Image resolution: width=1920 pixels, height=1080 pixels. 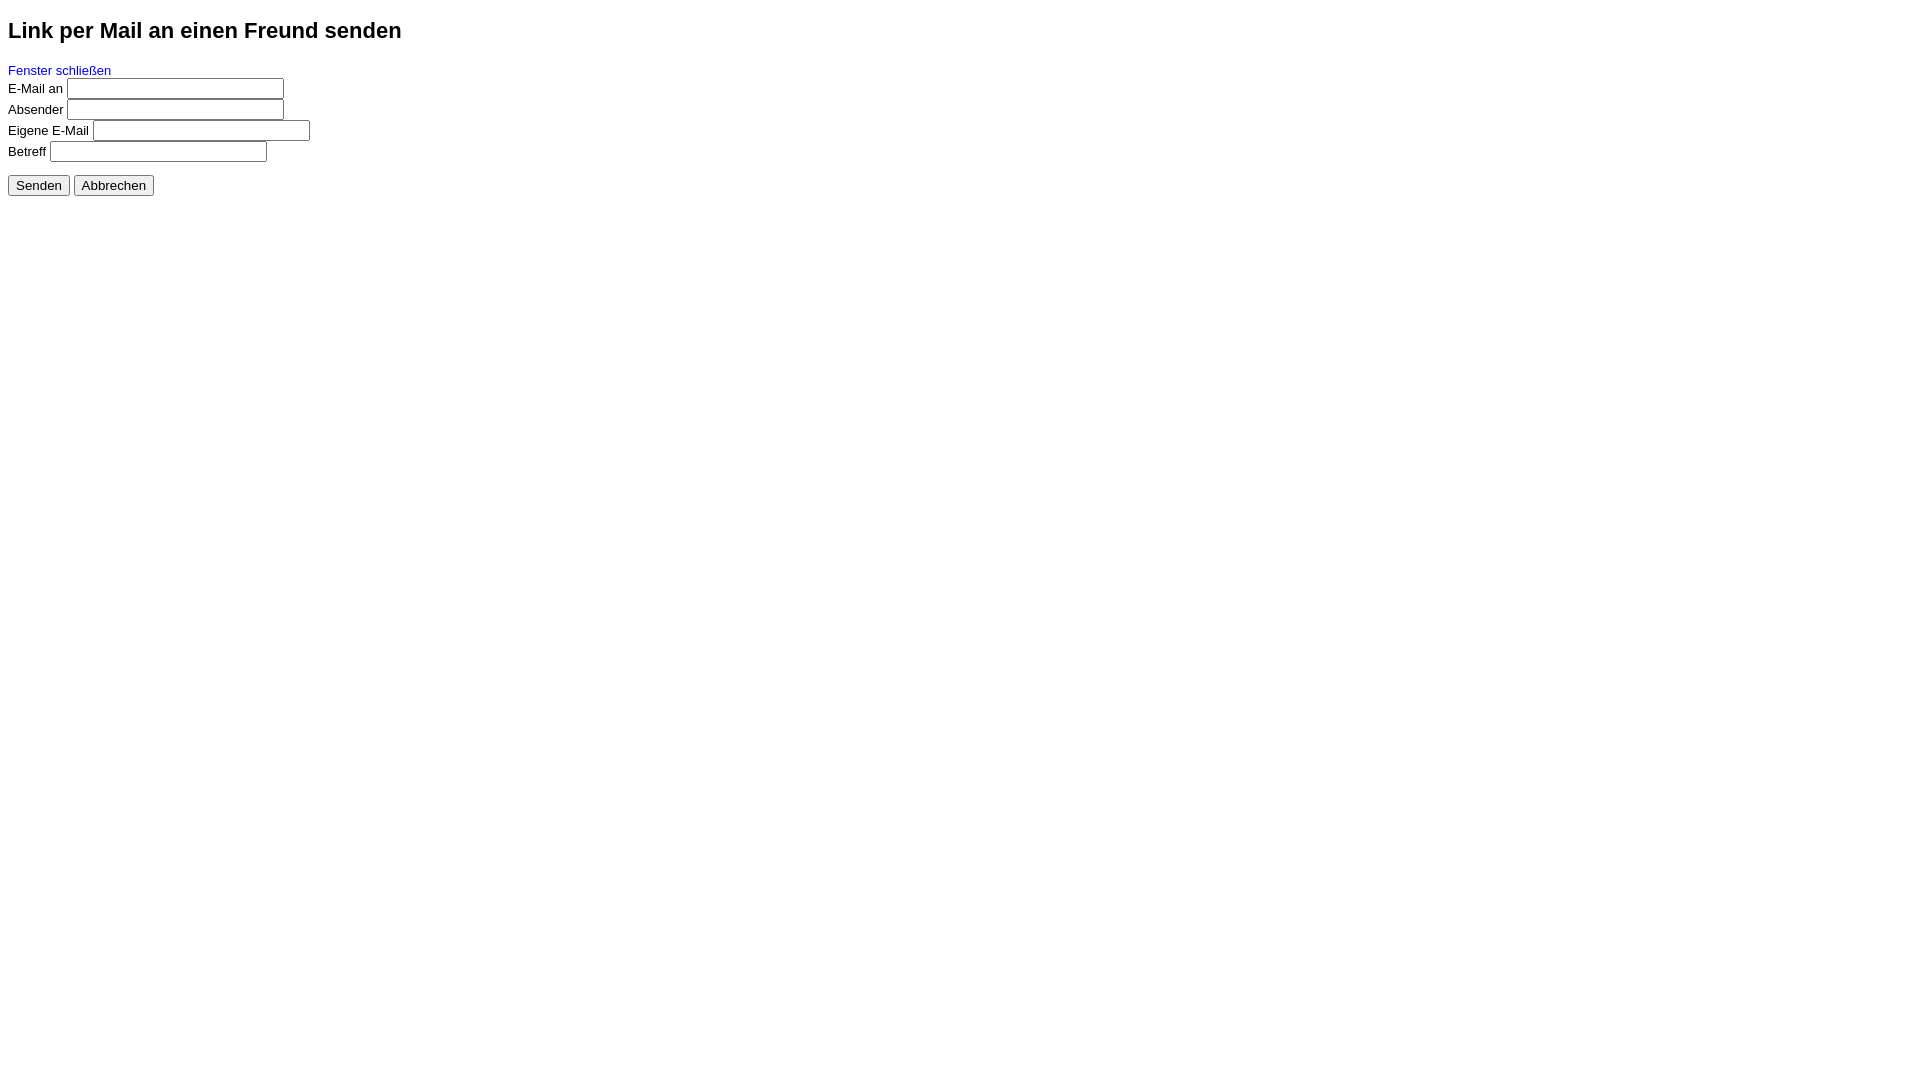 I want to click on 'Abbrechen', so click(x=113, y=184).